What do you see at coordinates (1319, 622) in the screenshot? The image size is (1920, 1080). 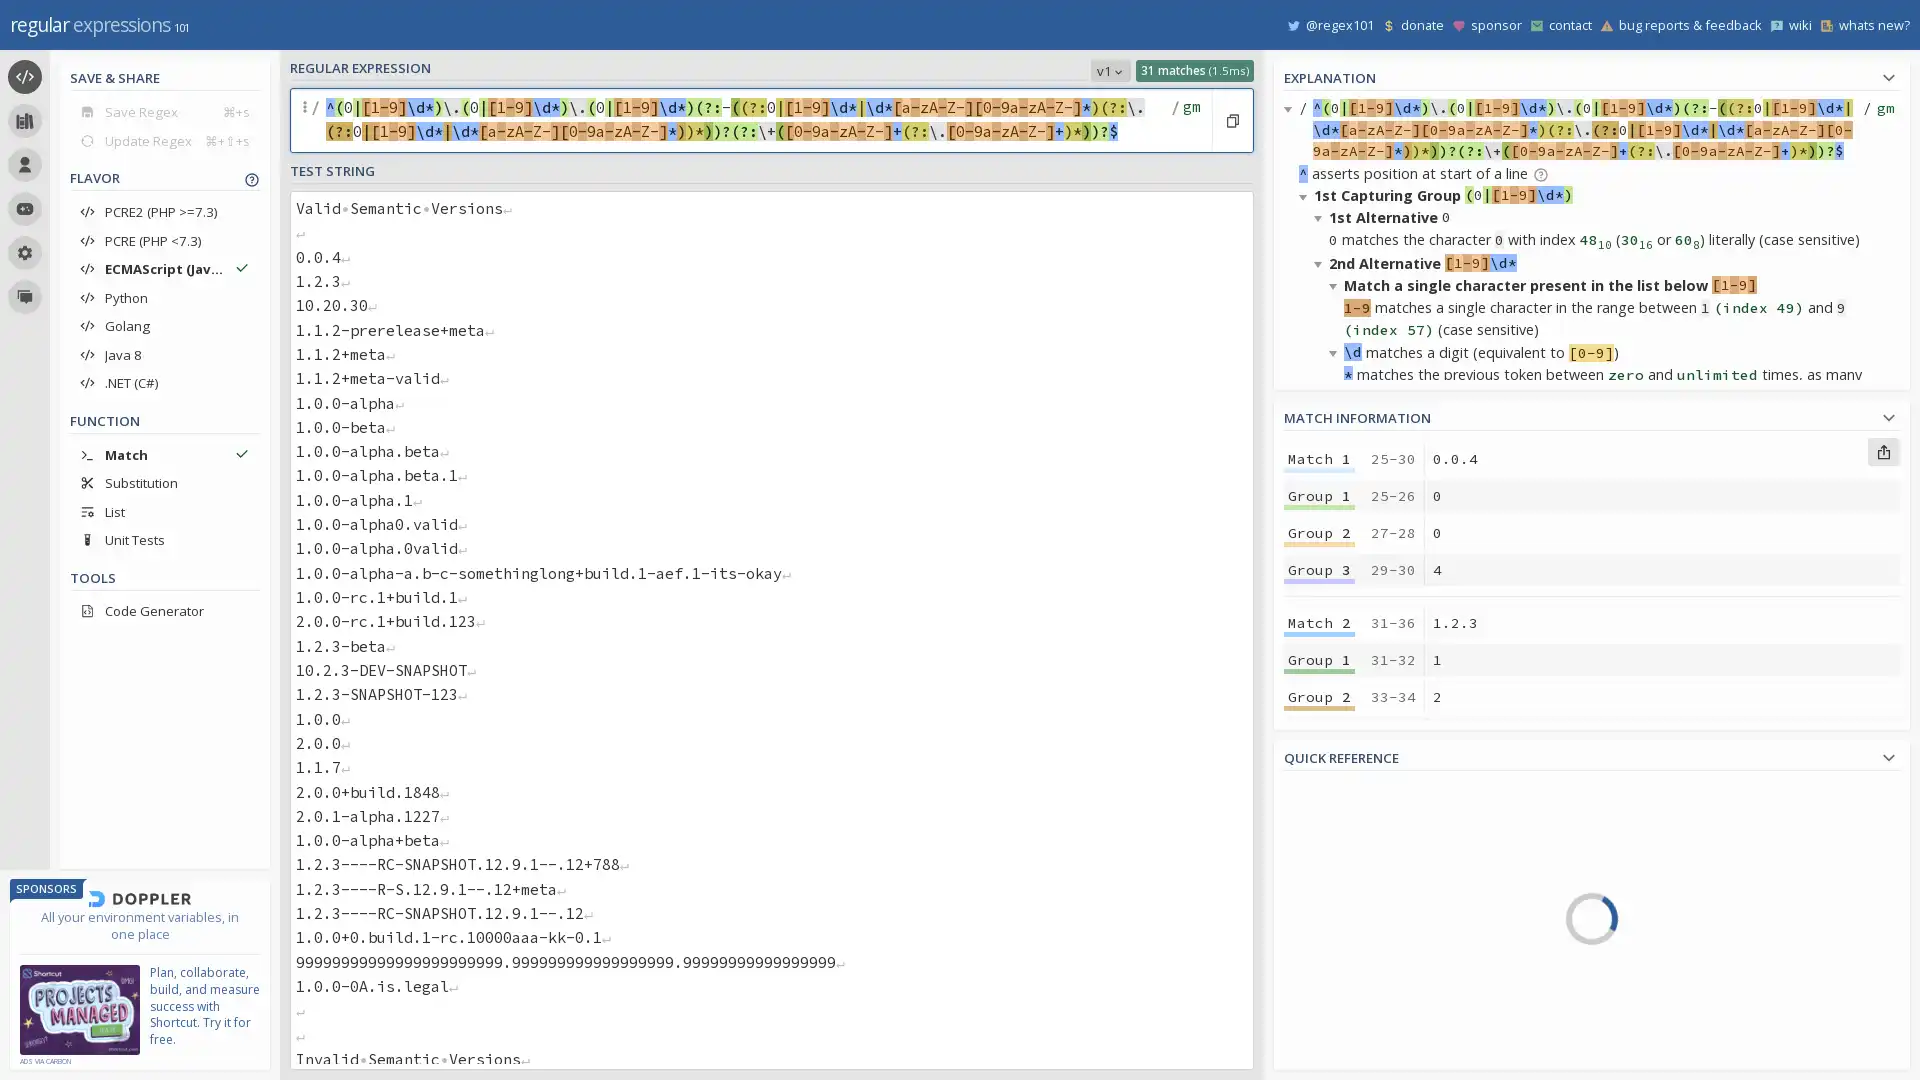 I see `Match 2` at bounding box center [1319, 622].